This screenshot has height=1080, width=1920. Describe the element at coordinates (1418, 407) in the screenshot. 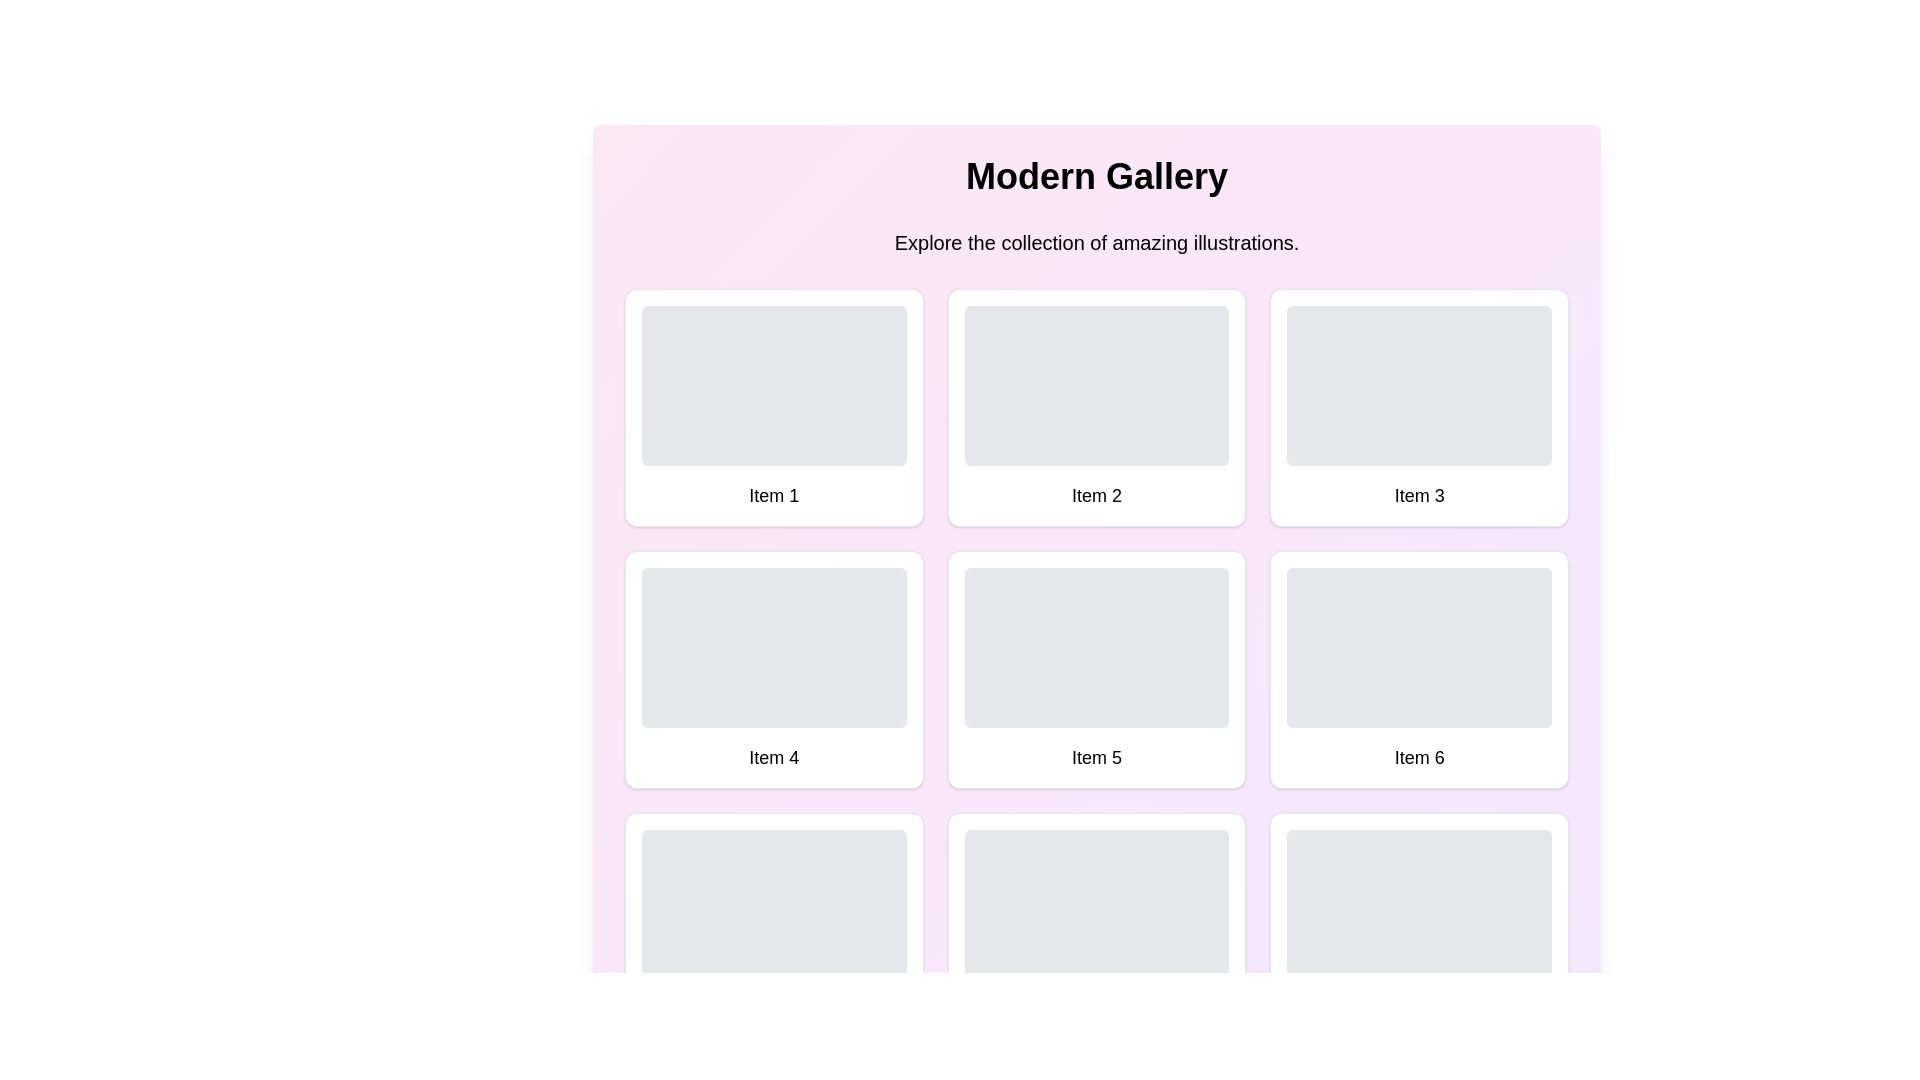

I see `the card component representing 'Item 3' in the third column of the first row in the grid layout` at that location.